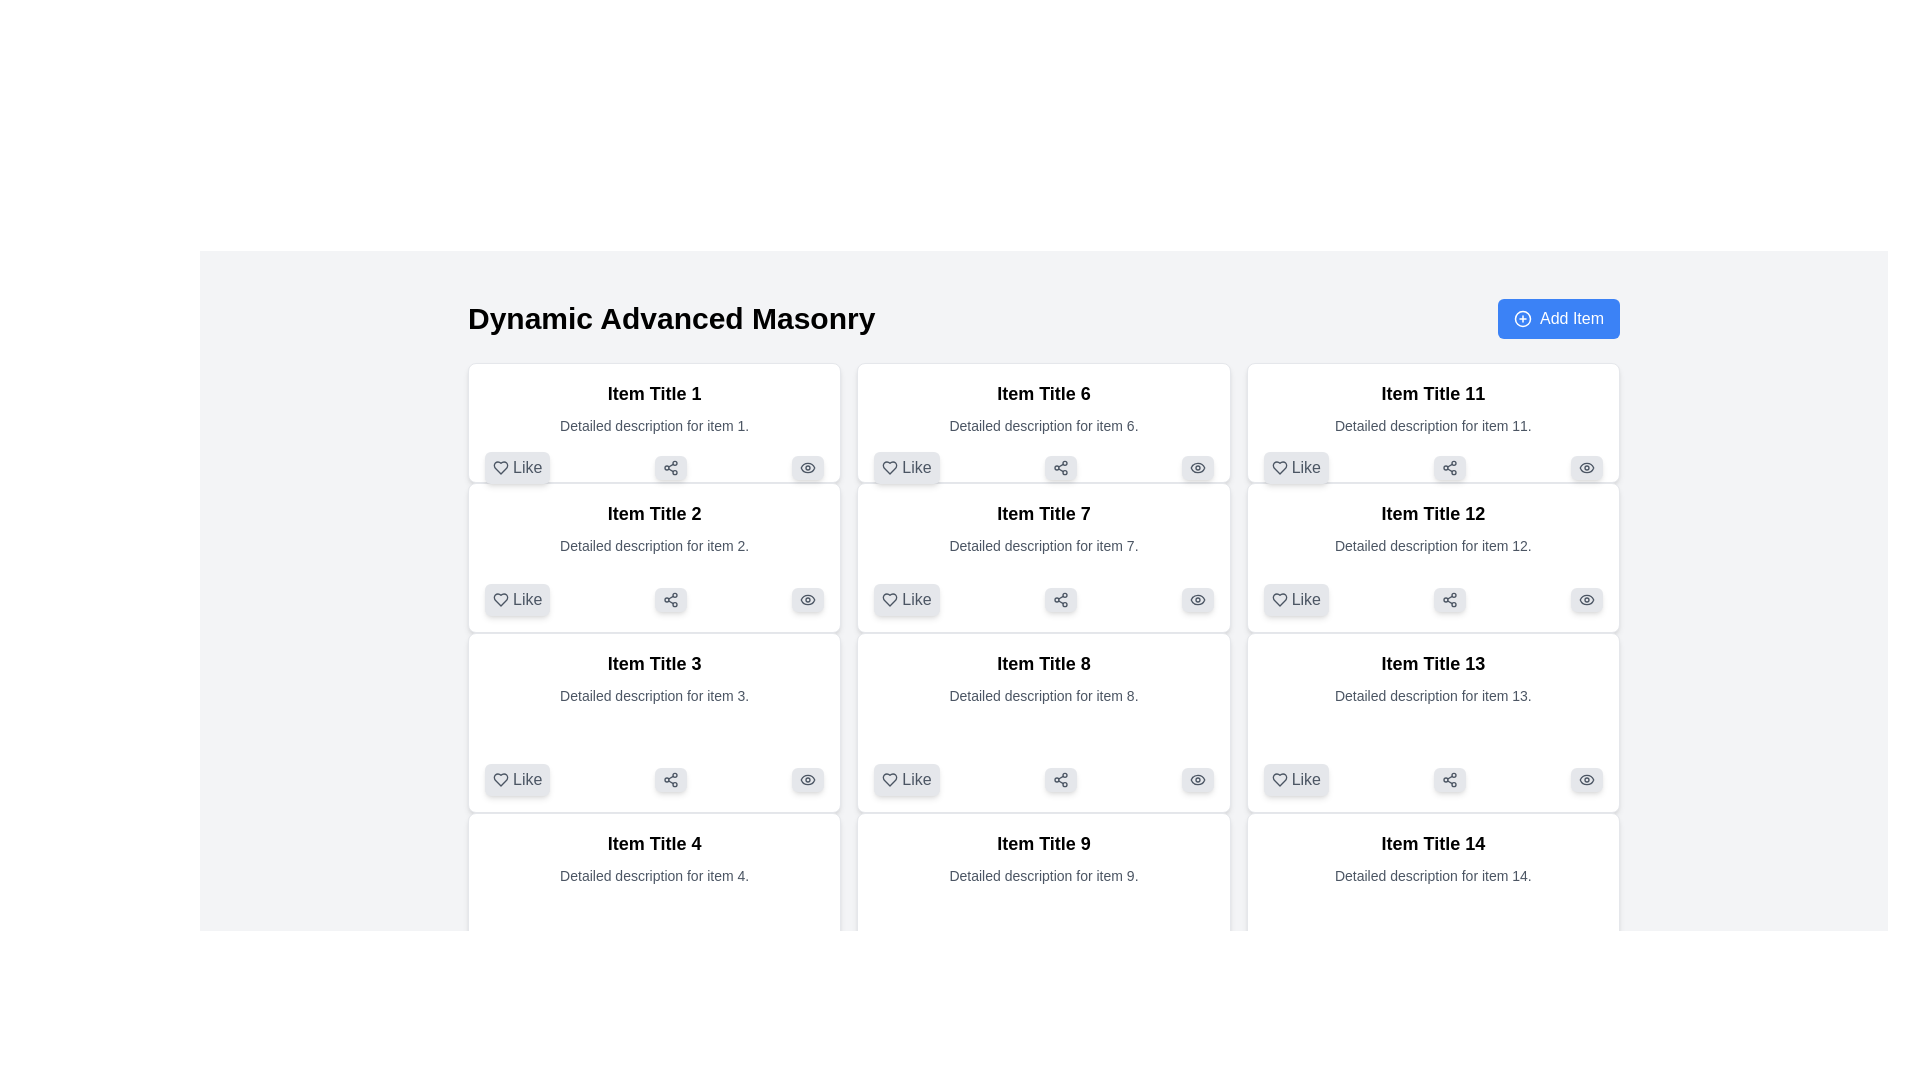 The width and height of the screenshot is (1920, 1080). What do you see at coordinates (1278, 599) in the screenshot?
I see `the heart-shaped icon within the 'Like' button located under the card 'Item Title 12' in the third column of the fourth row` at bounding box center [1278, 599].